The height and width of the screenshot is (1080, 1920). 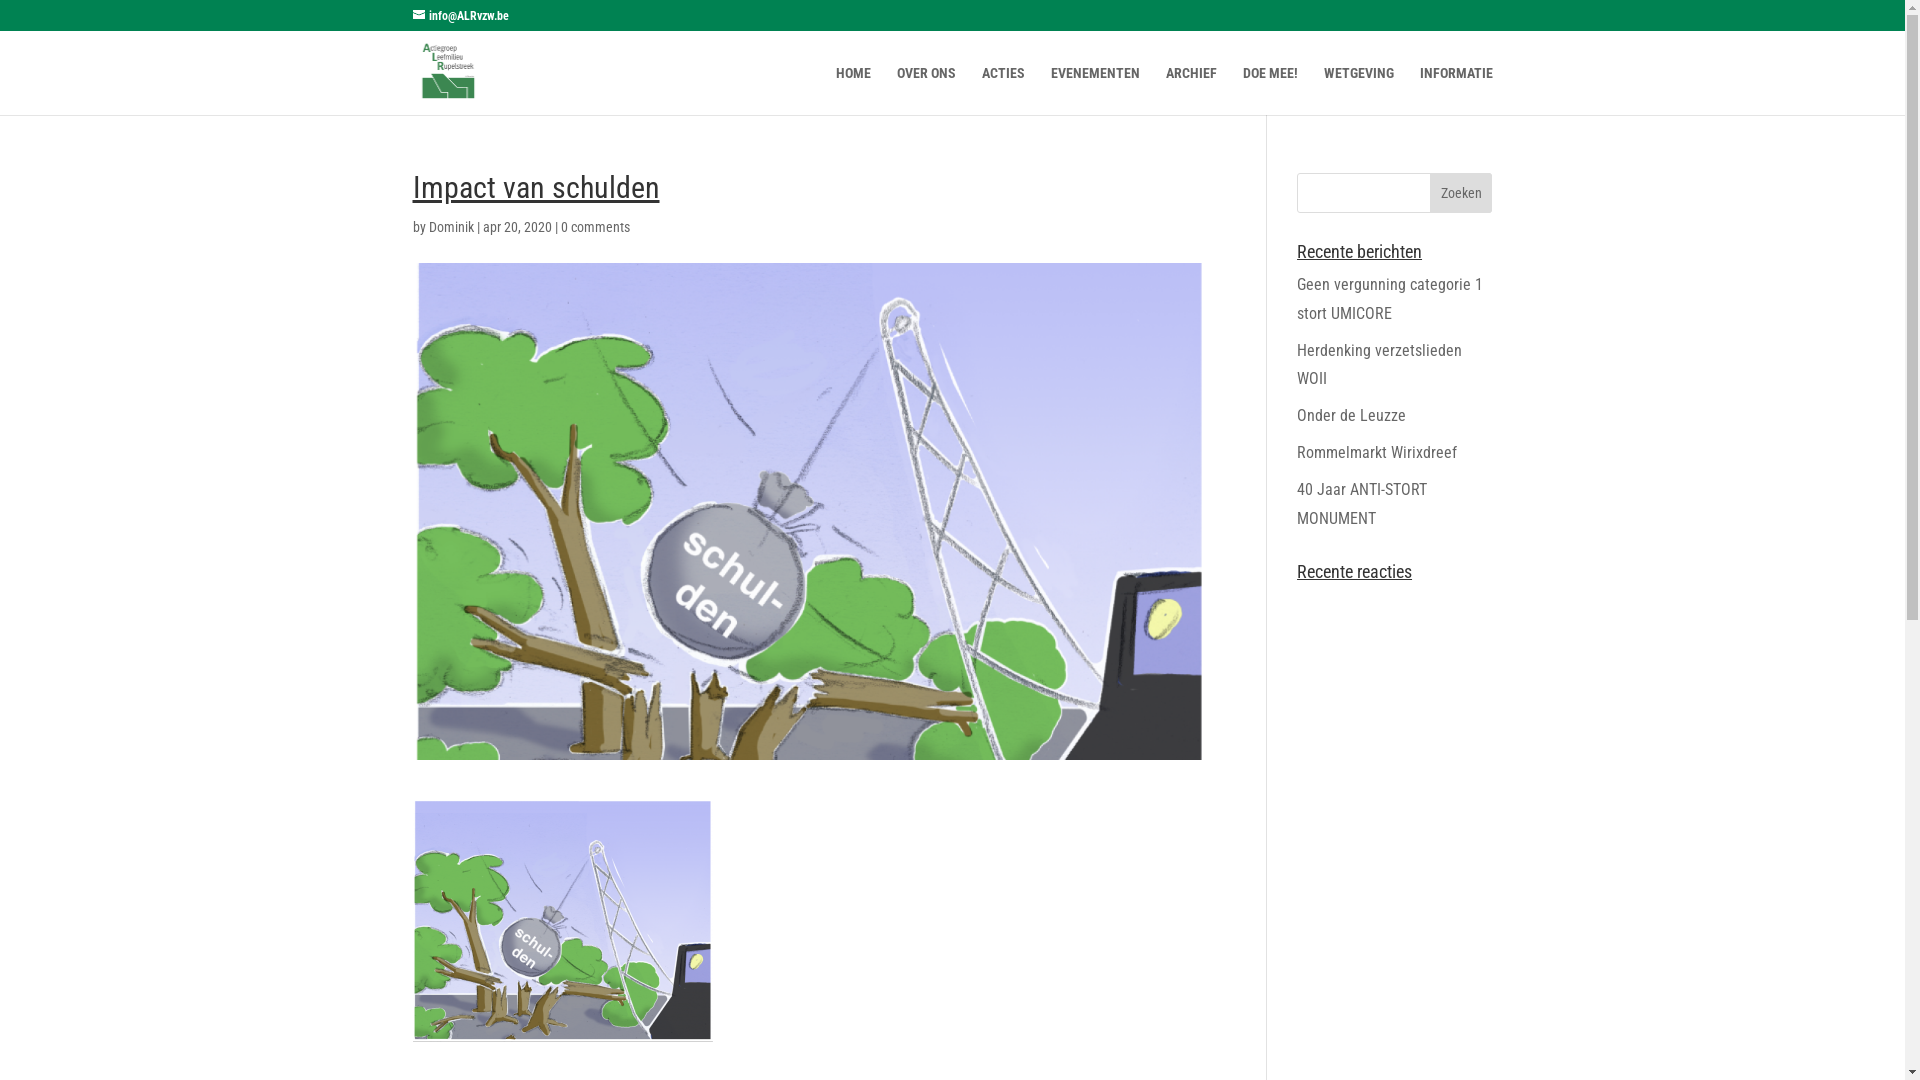 I want to click on 'EVENEMENTEN', so click(x=1093, y=90).